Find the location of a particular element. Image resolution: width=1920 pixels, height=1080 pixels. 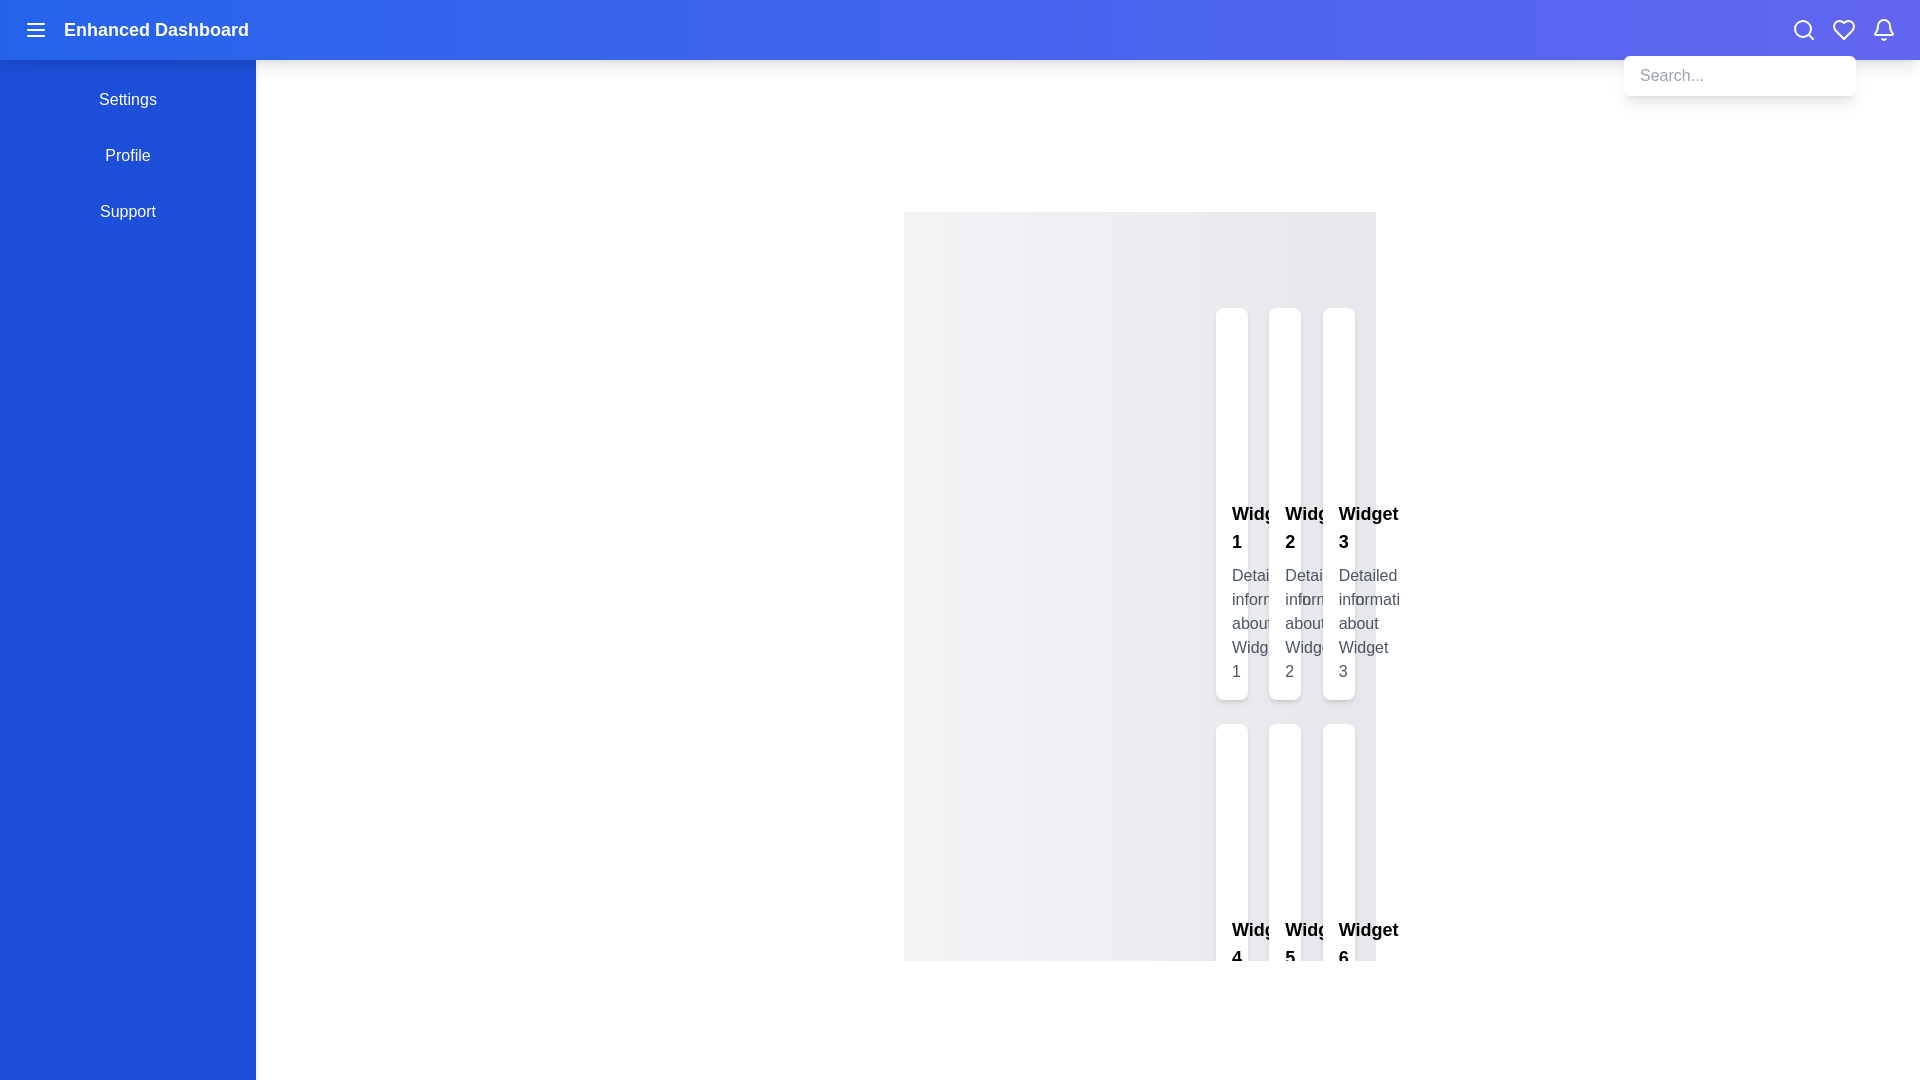

the Information card titled 'Widget 1' which is a white rectangular card with rounded corners, located in the top-left area of the grid layout is located at coordinates (1231, 503).